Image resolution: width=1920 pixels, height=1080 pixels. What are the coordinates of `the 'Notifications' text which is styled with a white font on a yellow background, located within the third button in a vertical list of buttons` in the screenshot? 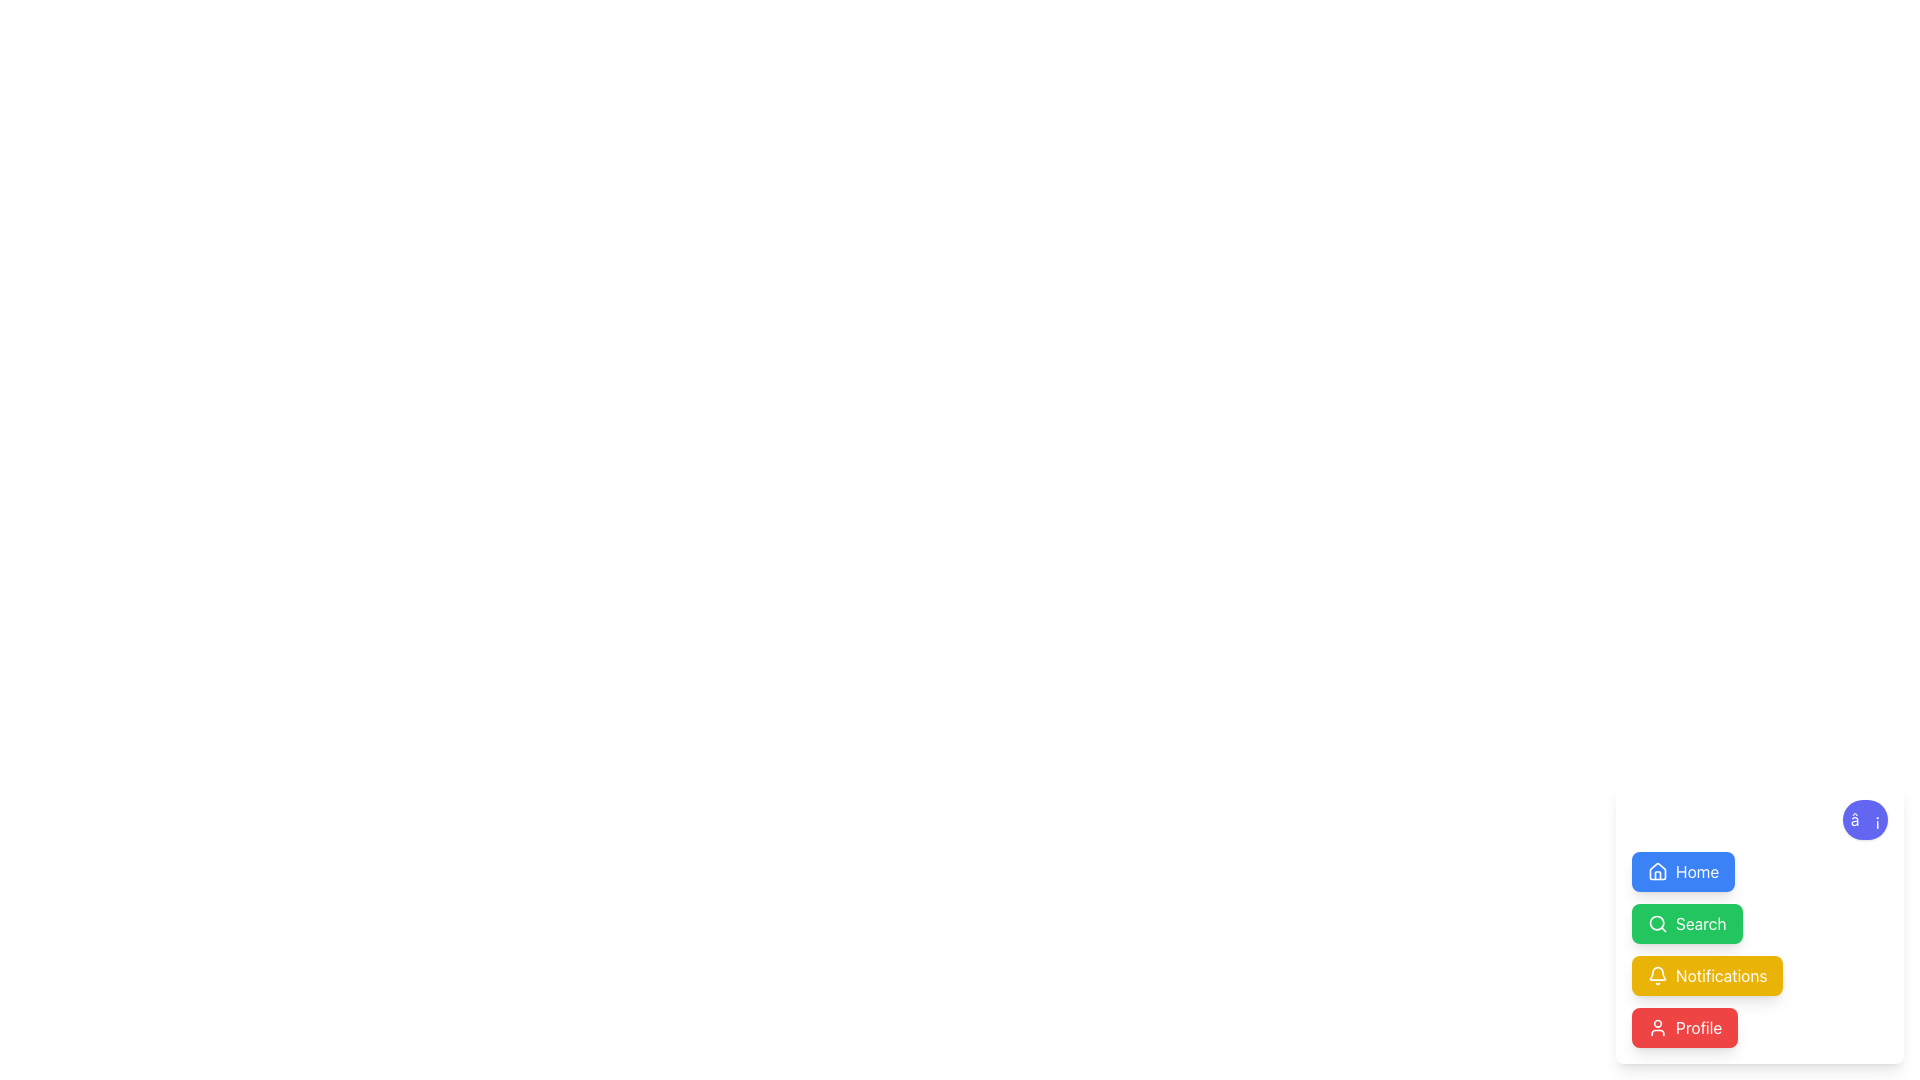 It's located at (1720, 974).